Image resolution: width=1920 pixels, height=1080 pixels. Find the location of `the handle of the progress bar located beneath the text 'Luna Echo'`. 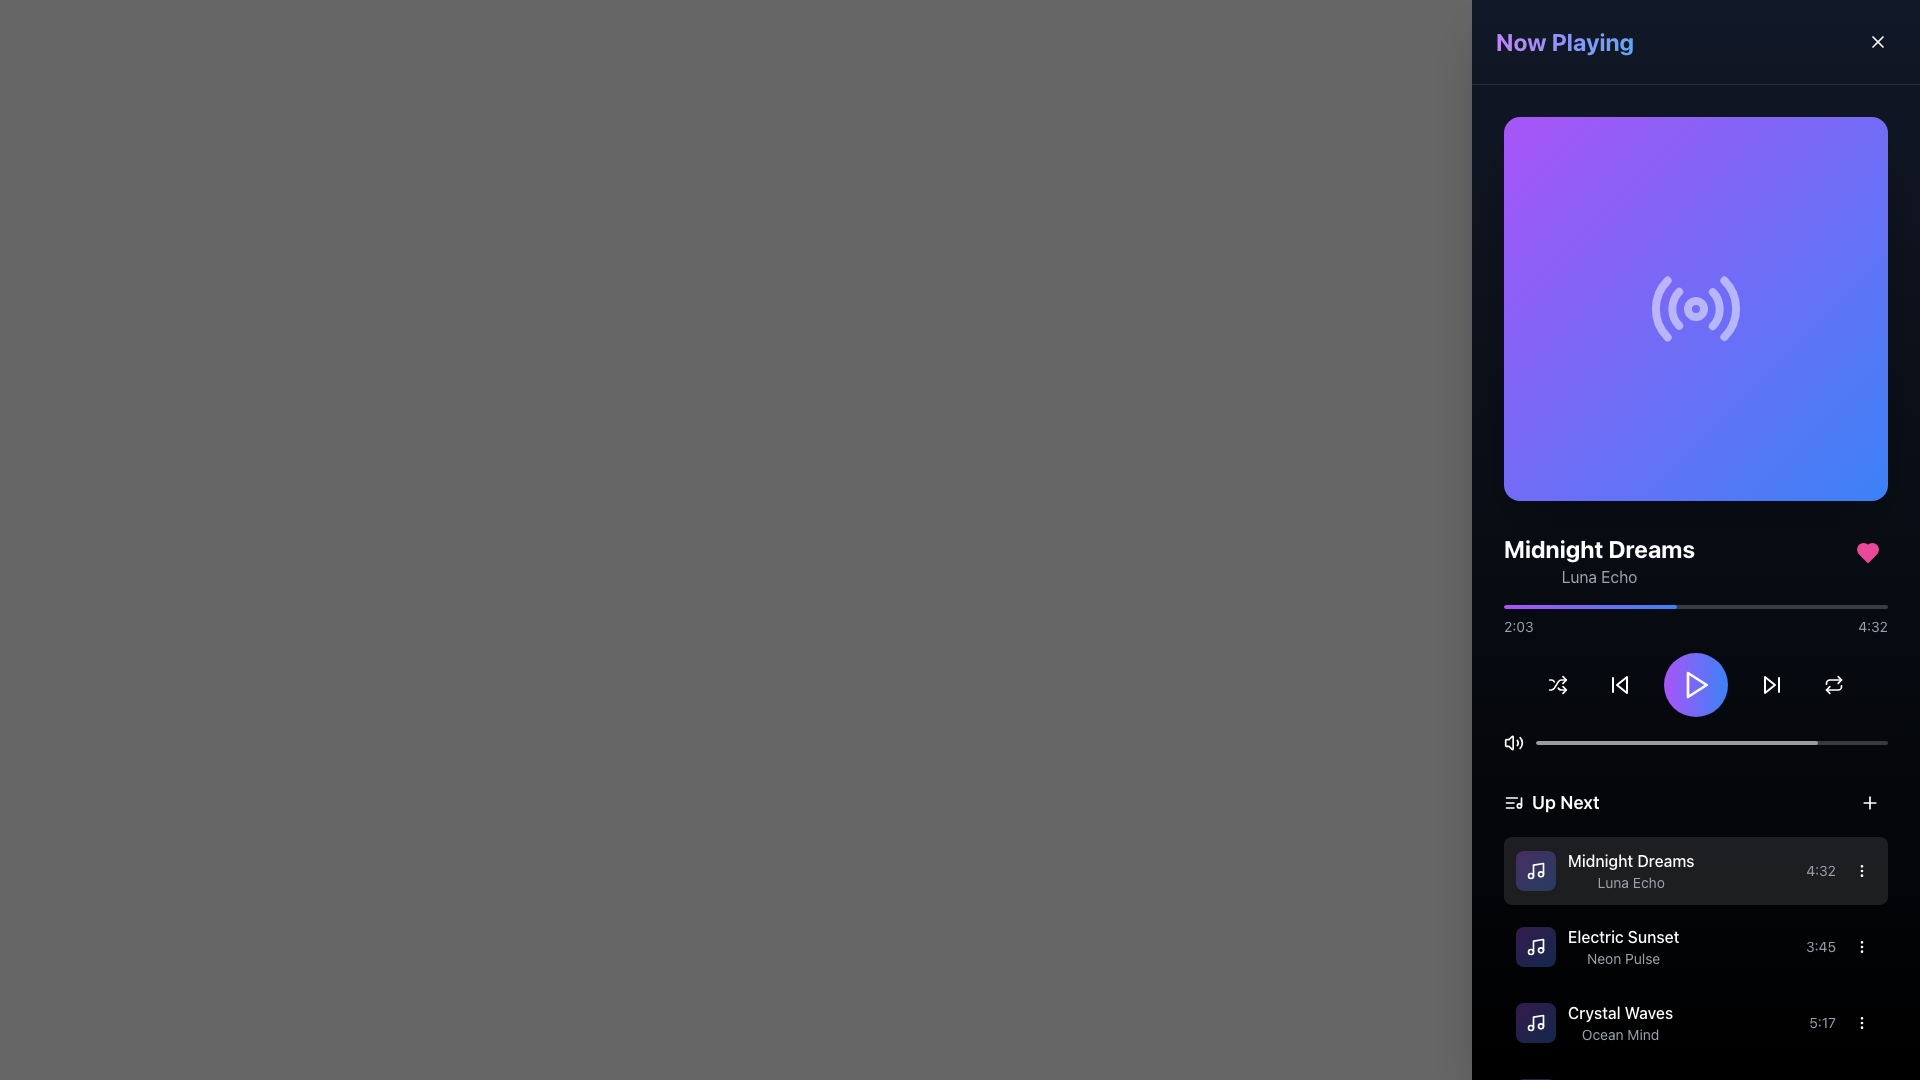

the handle of the progress bar located beneath the text 'Luna Echo' is located at coordinates (1694, 620).